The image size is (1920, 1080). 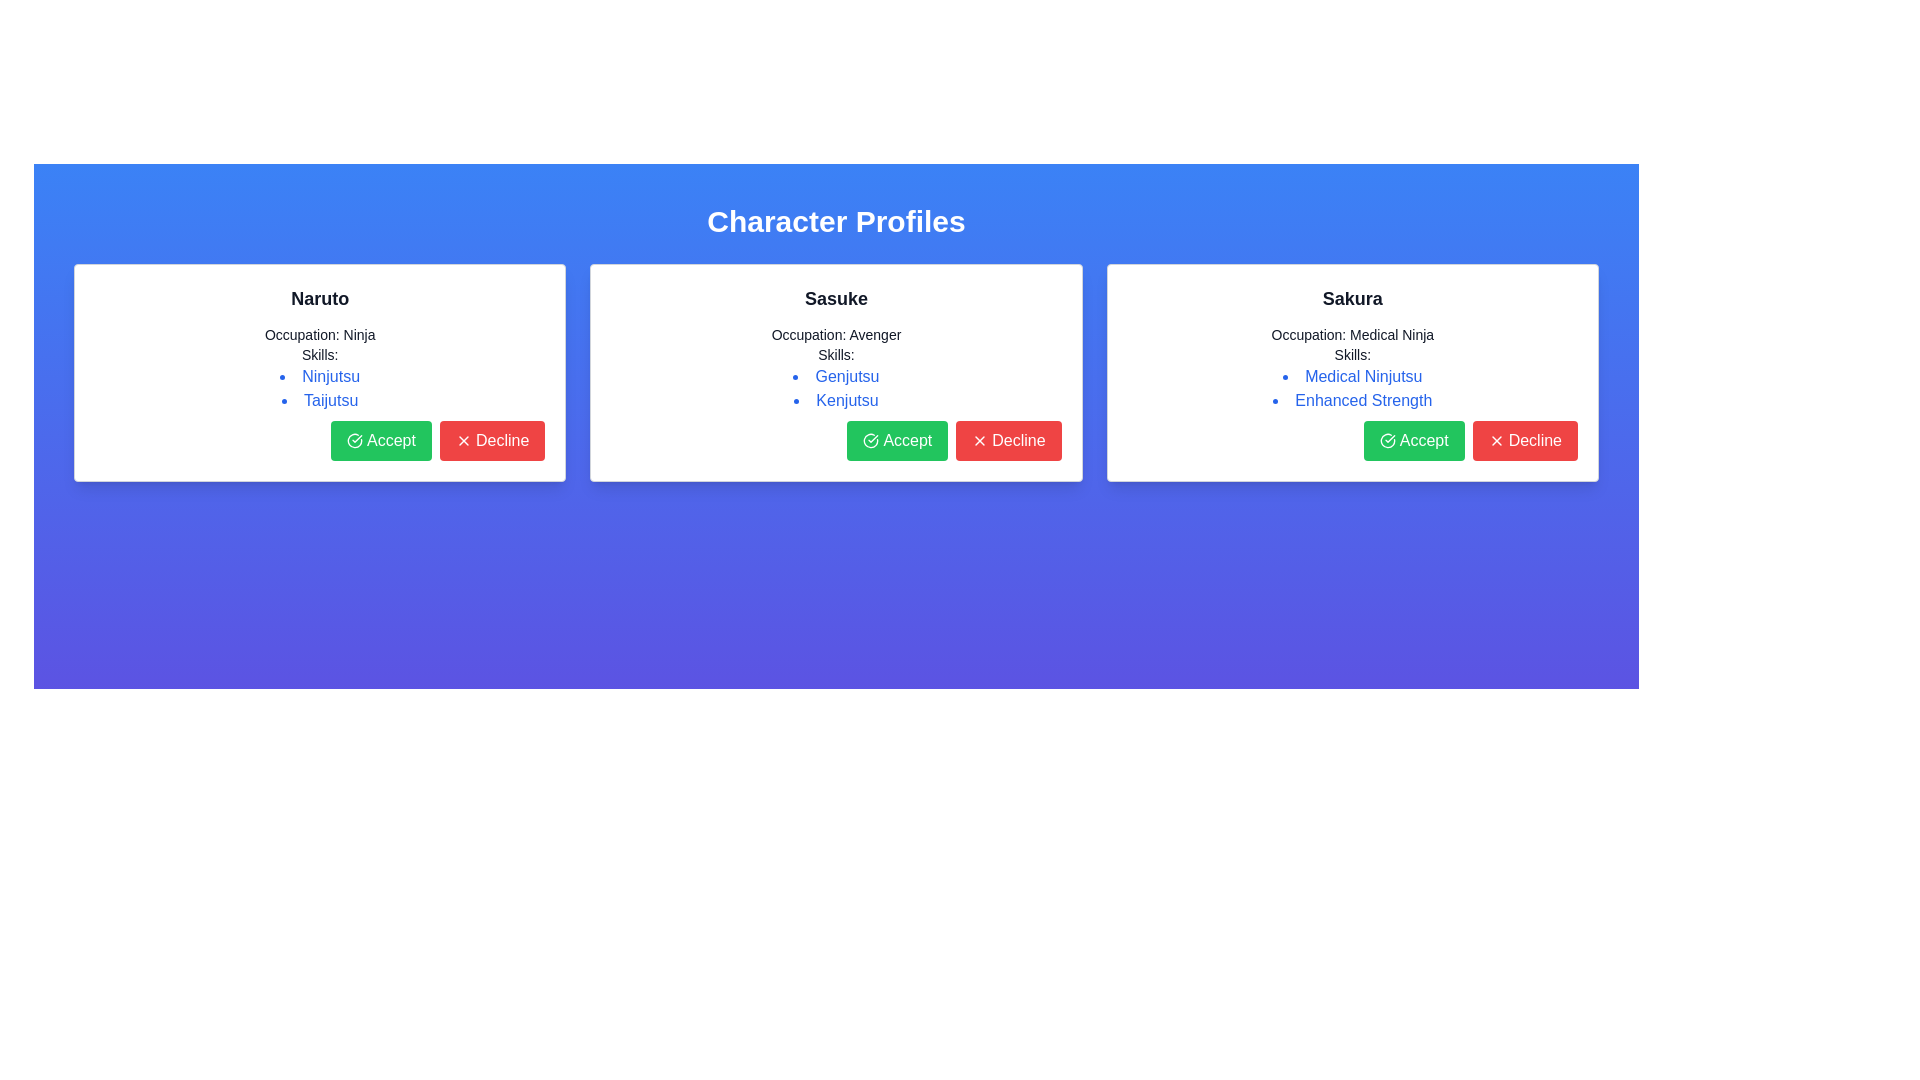 What do you see at coordinates (1352, 353) in the screenshot?
I see `the Text Label that serves as a heading for the list of skills, located under the 'Occupation' line and above the list items ('Medical Ninjutsu' and 'Enhanced Strength')` at bounding box center [1352, 353].